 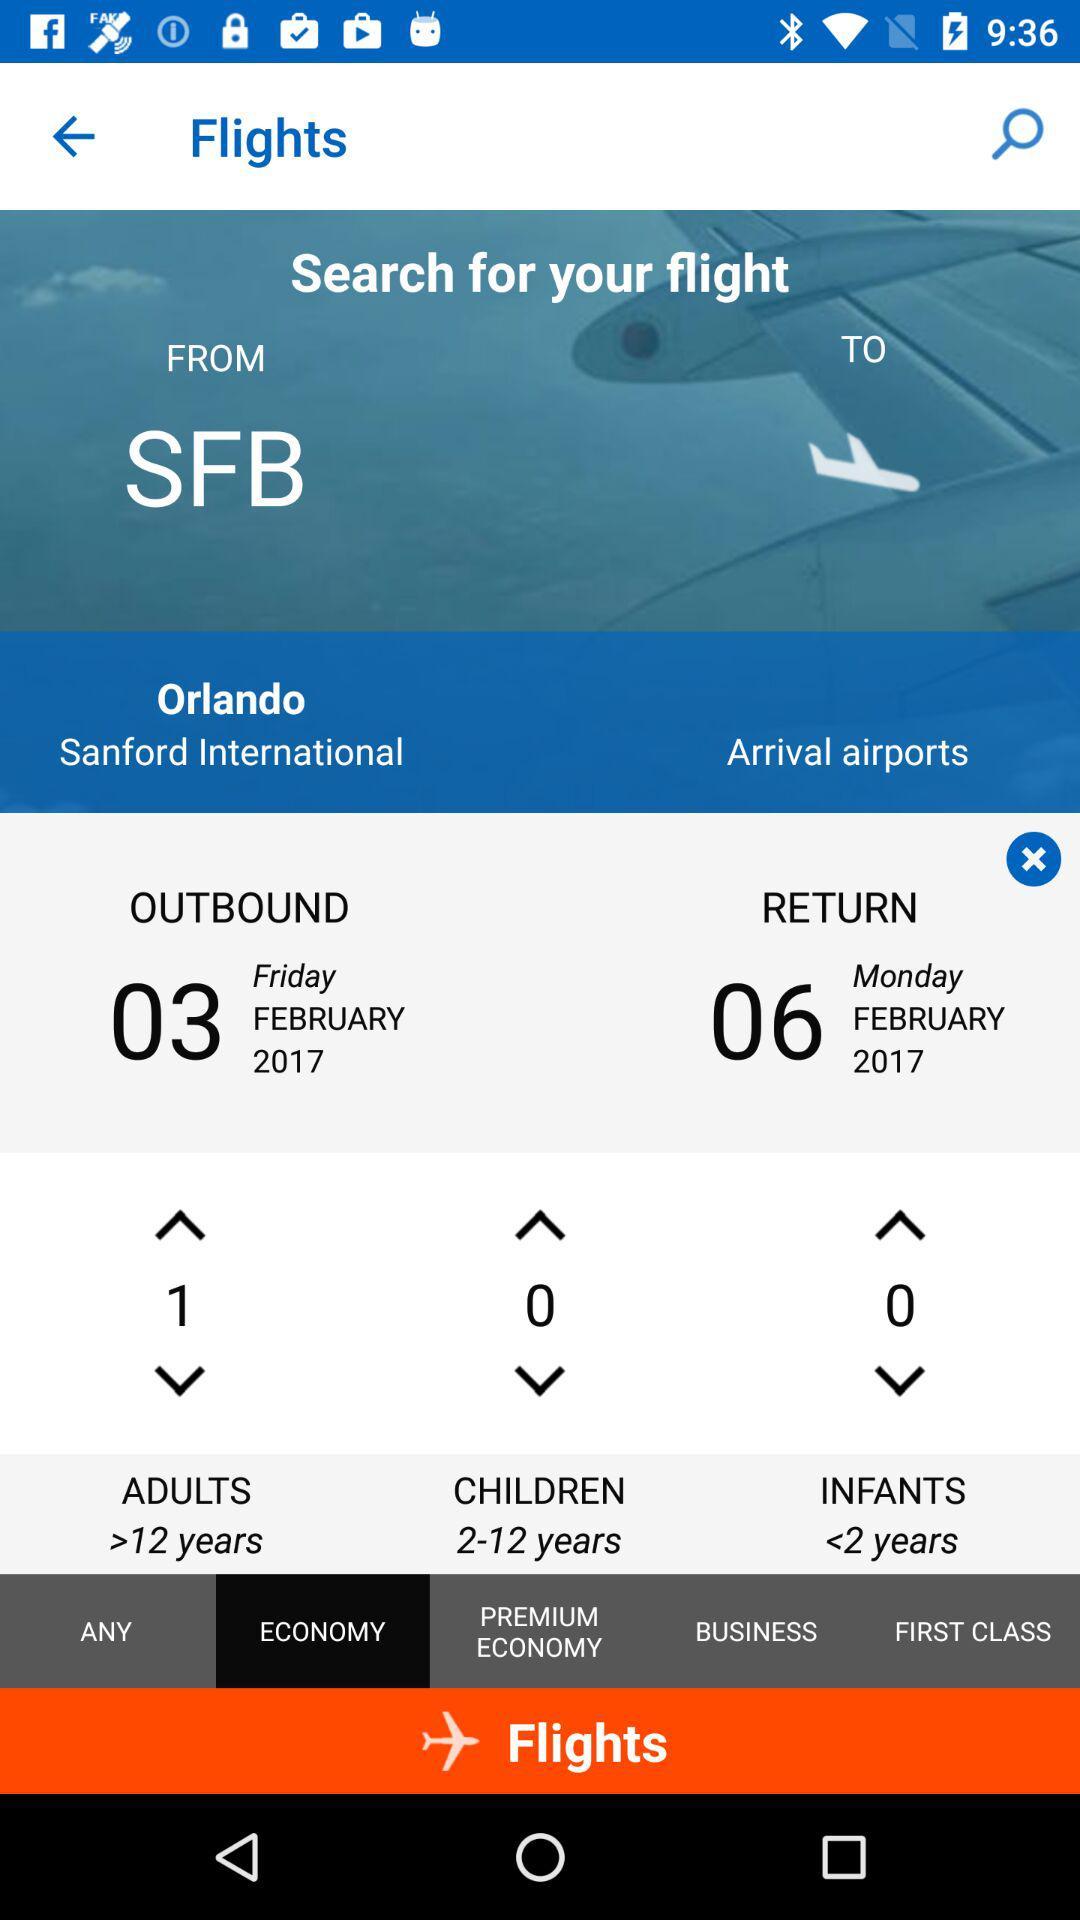 I want to click on the icon below >12 years icon, so click(x=106, y=1631).